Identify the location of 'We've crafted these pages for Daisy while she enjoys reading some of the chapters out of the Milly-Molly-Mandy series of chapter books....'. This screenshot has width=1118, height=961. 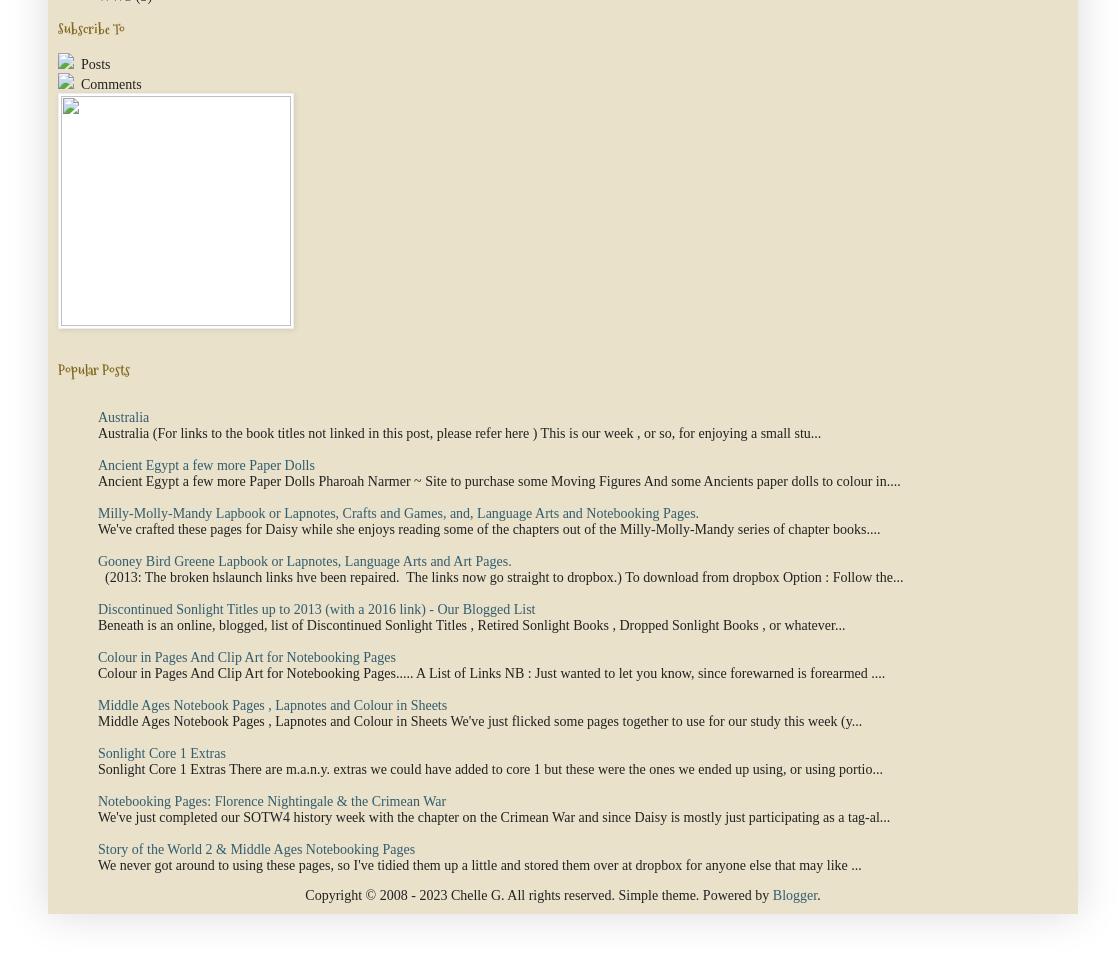
(488, 529).